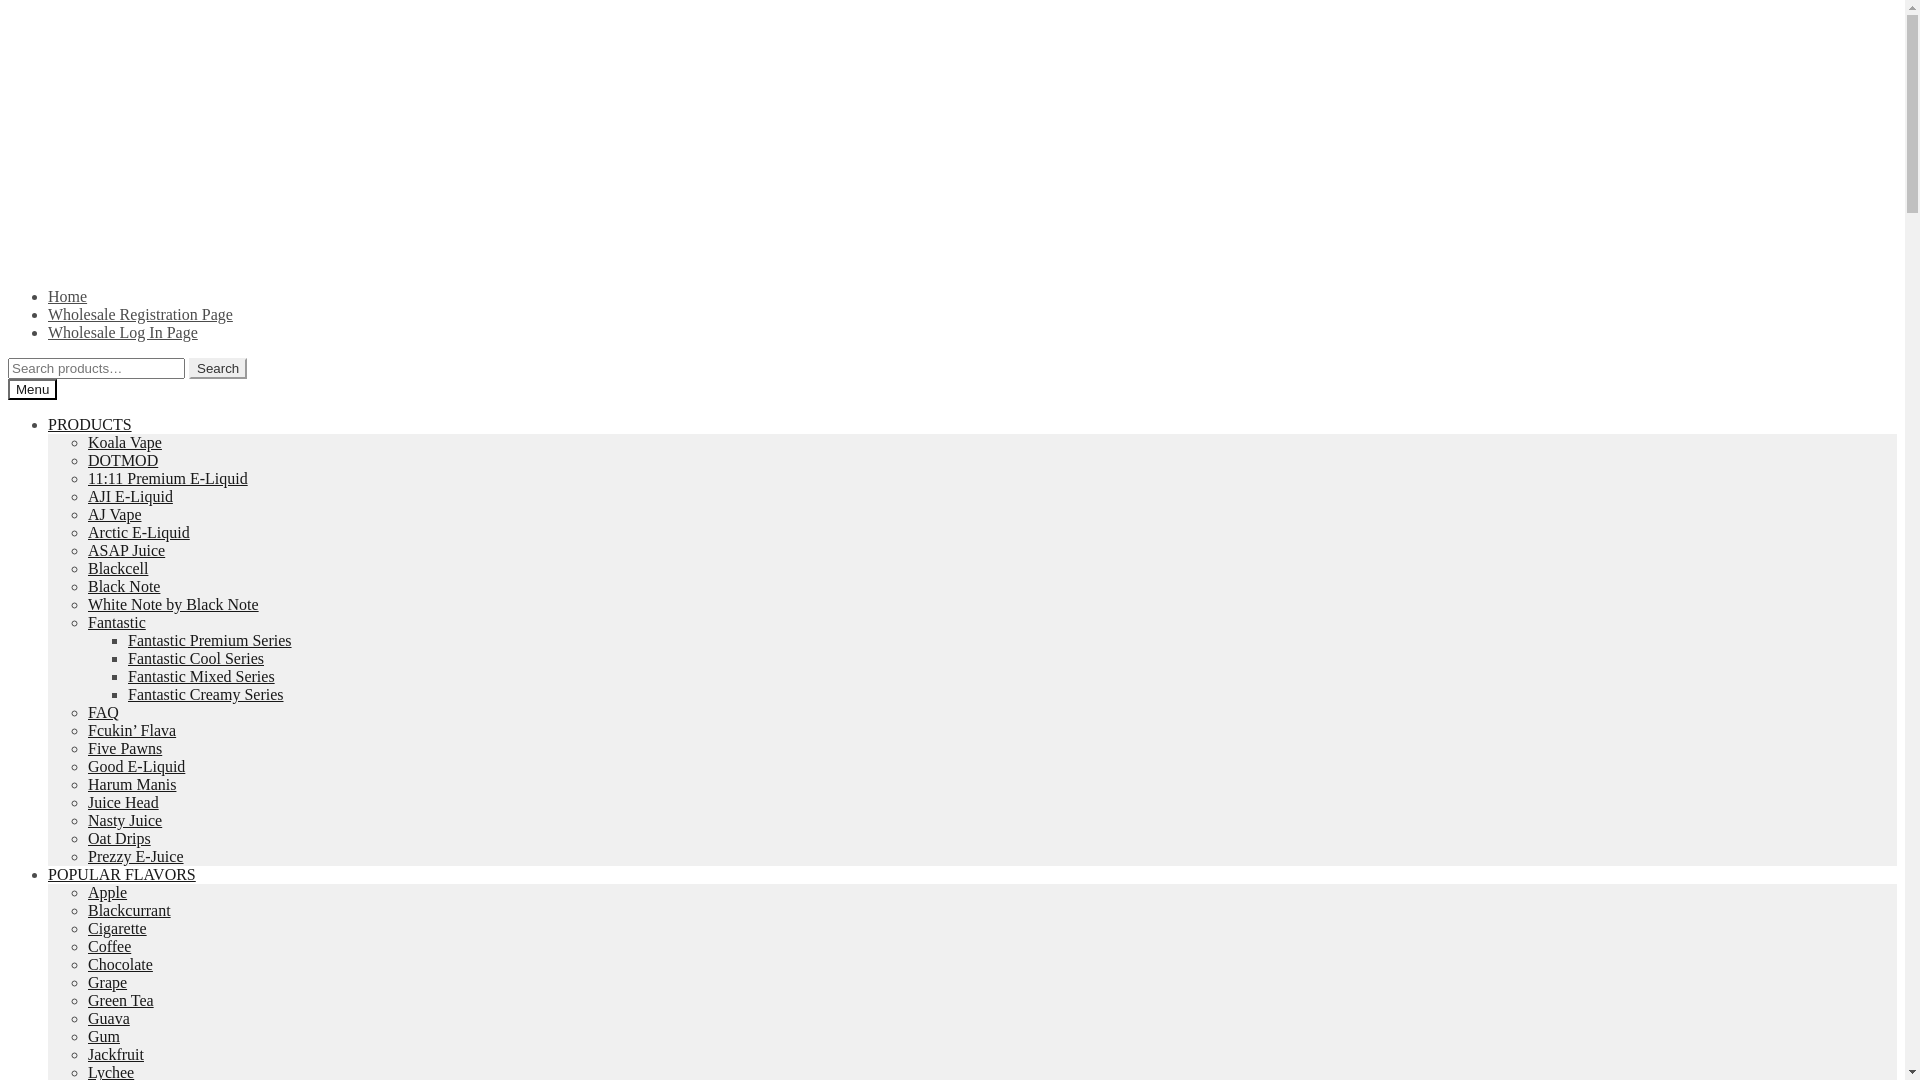 The image size is (1920, 1080). What do you see at coordinates (210, 640) in the screenshot?
I see `'Fantastic Premium Series'` at bounding box center [210, 640].